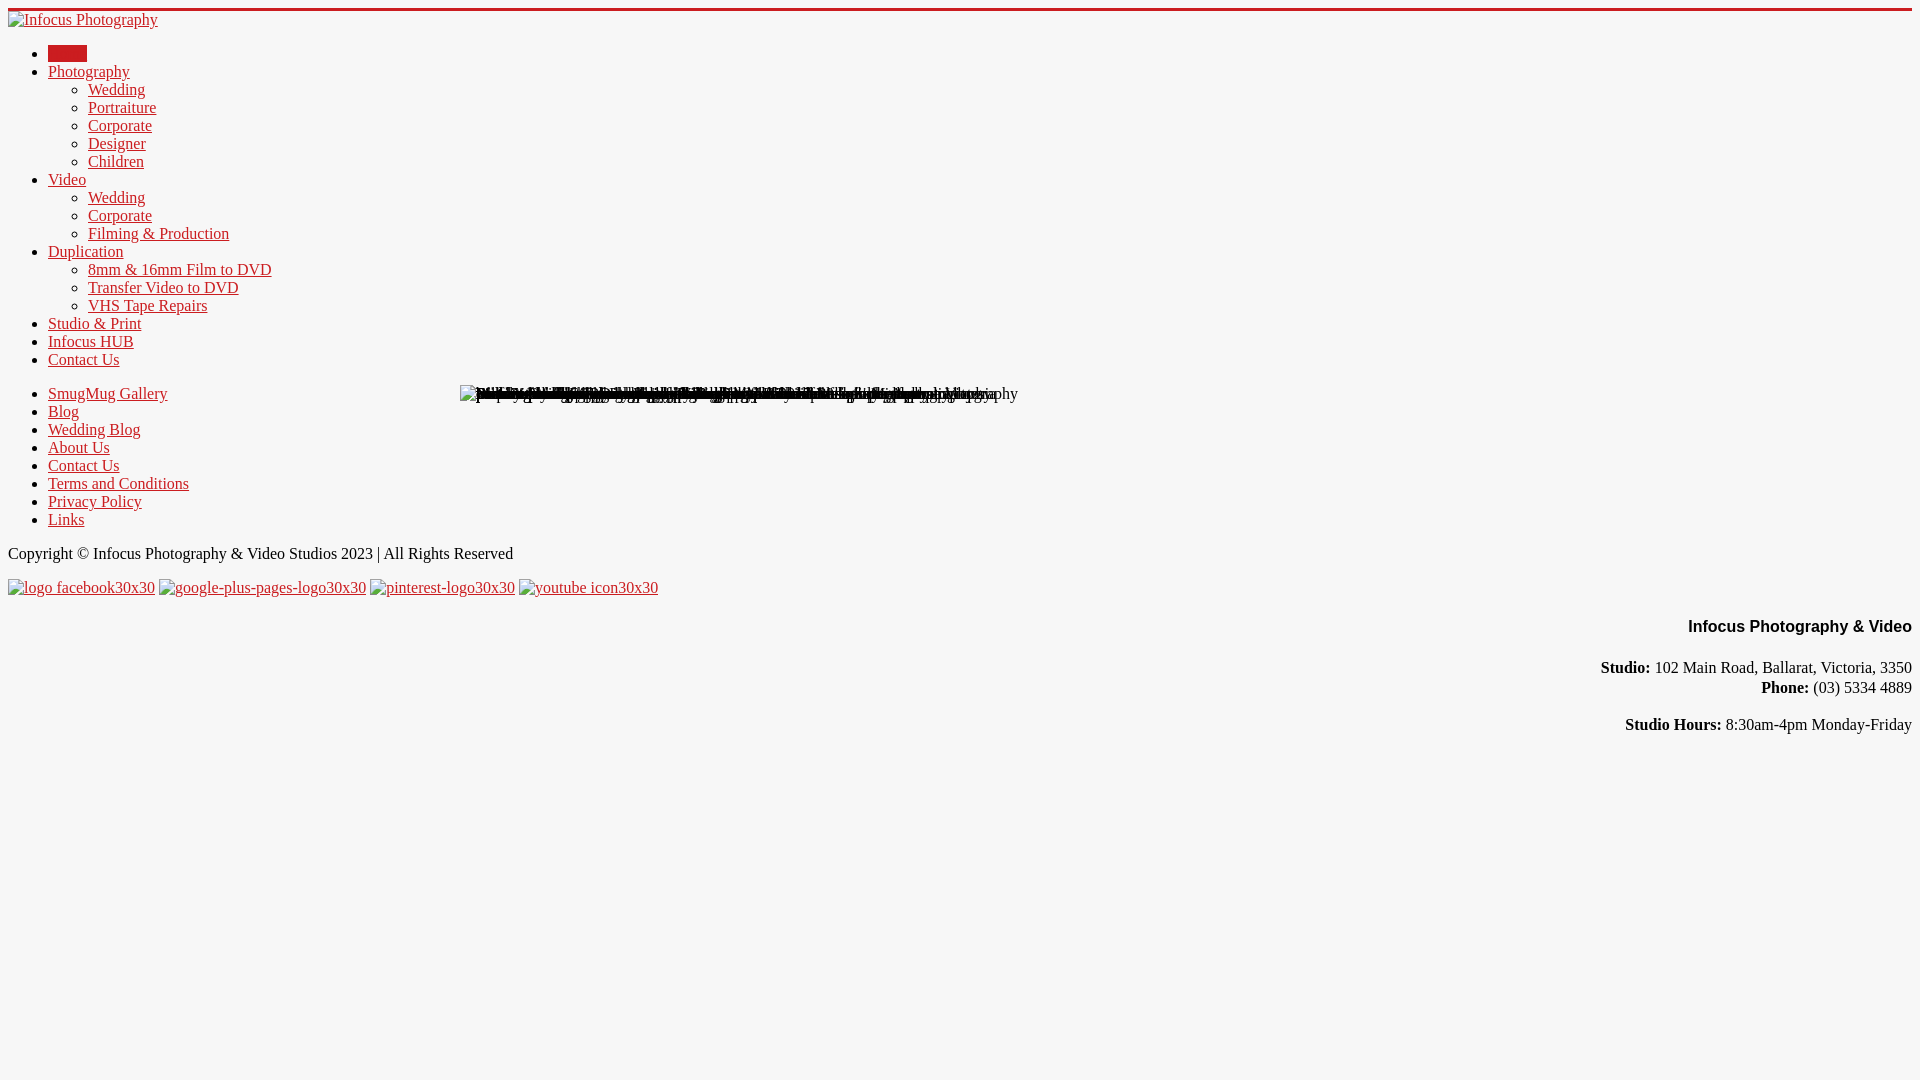 This screenshot has height=1080, width=1920. What do you see at coordinates (117, 483) in the screenshot?
I see `'Terms and Conditions'` at bounding box center [117, 483].